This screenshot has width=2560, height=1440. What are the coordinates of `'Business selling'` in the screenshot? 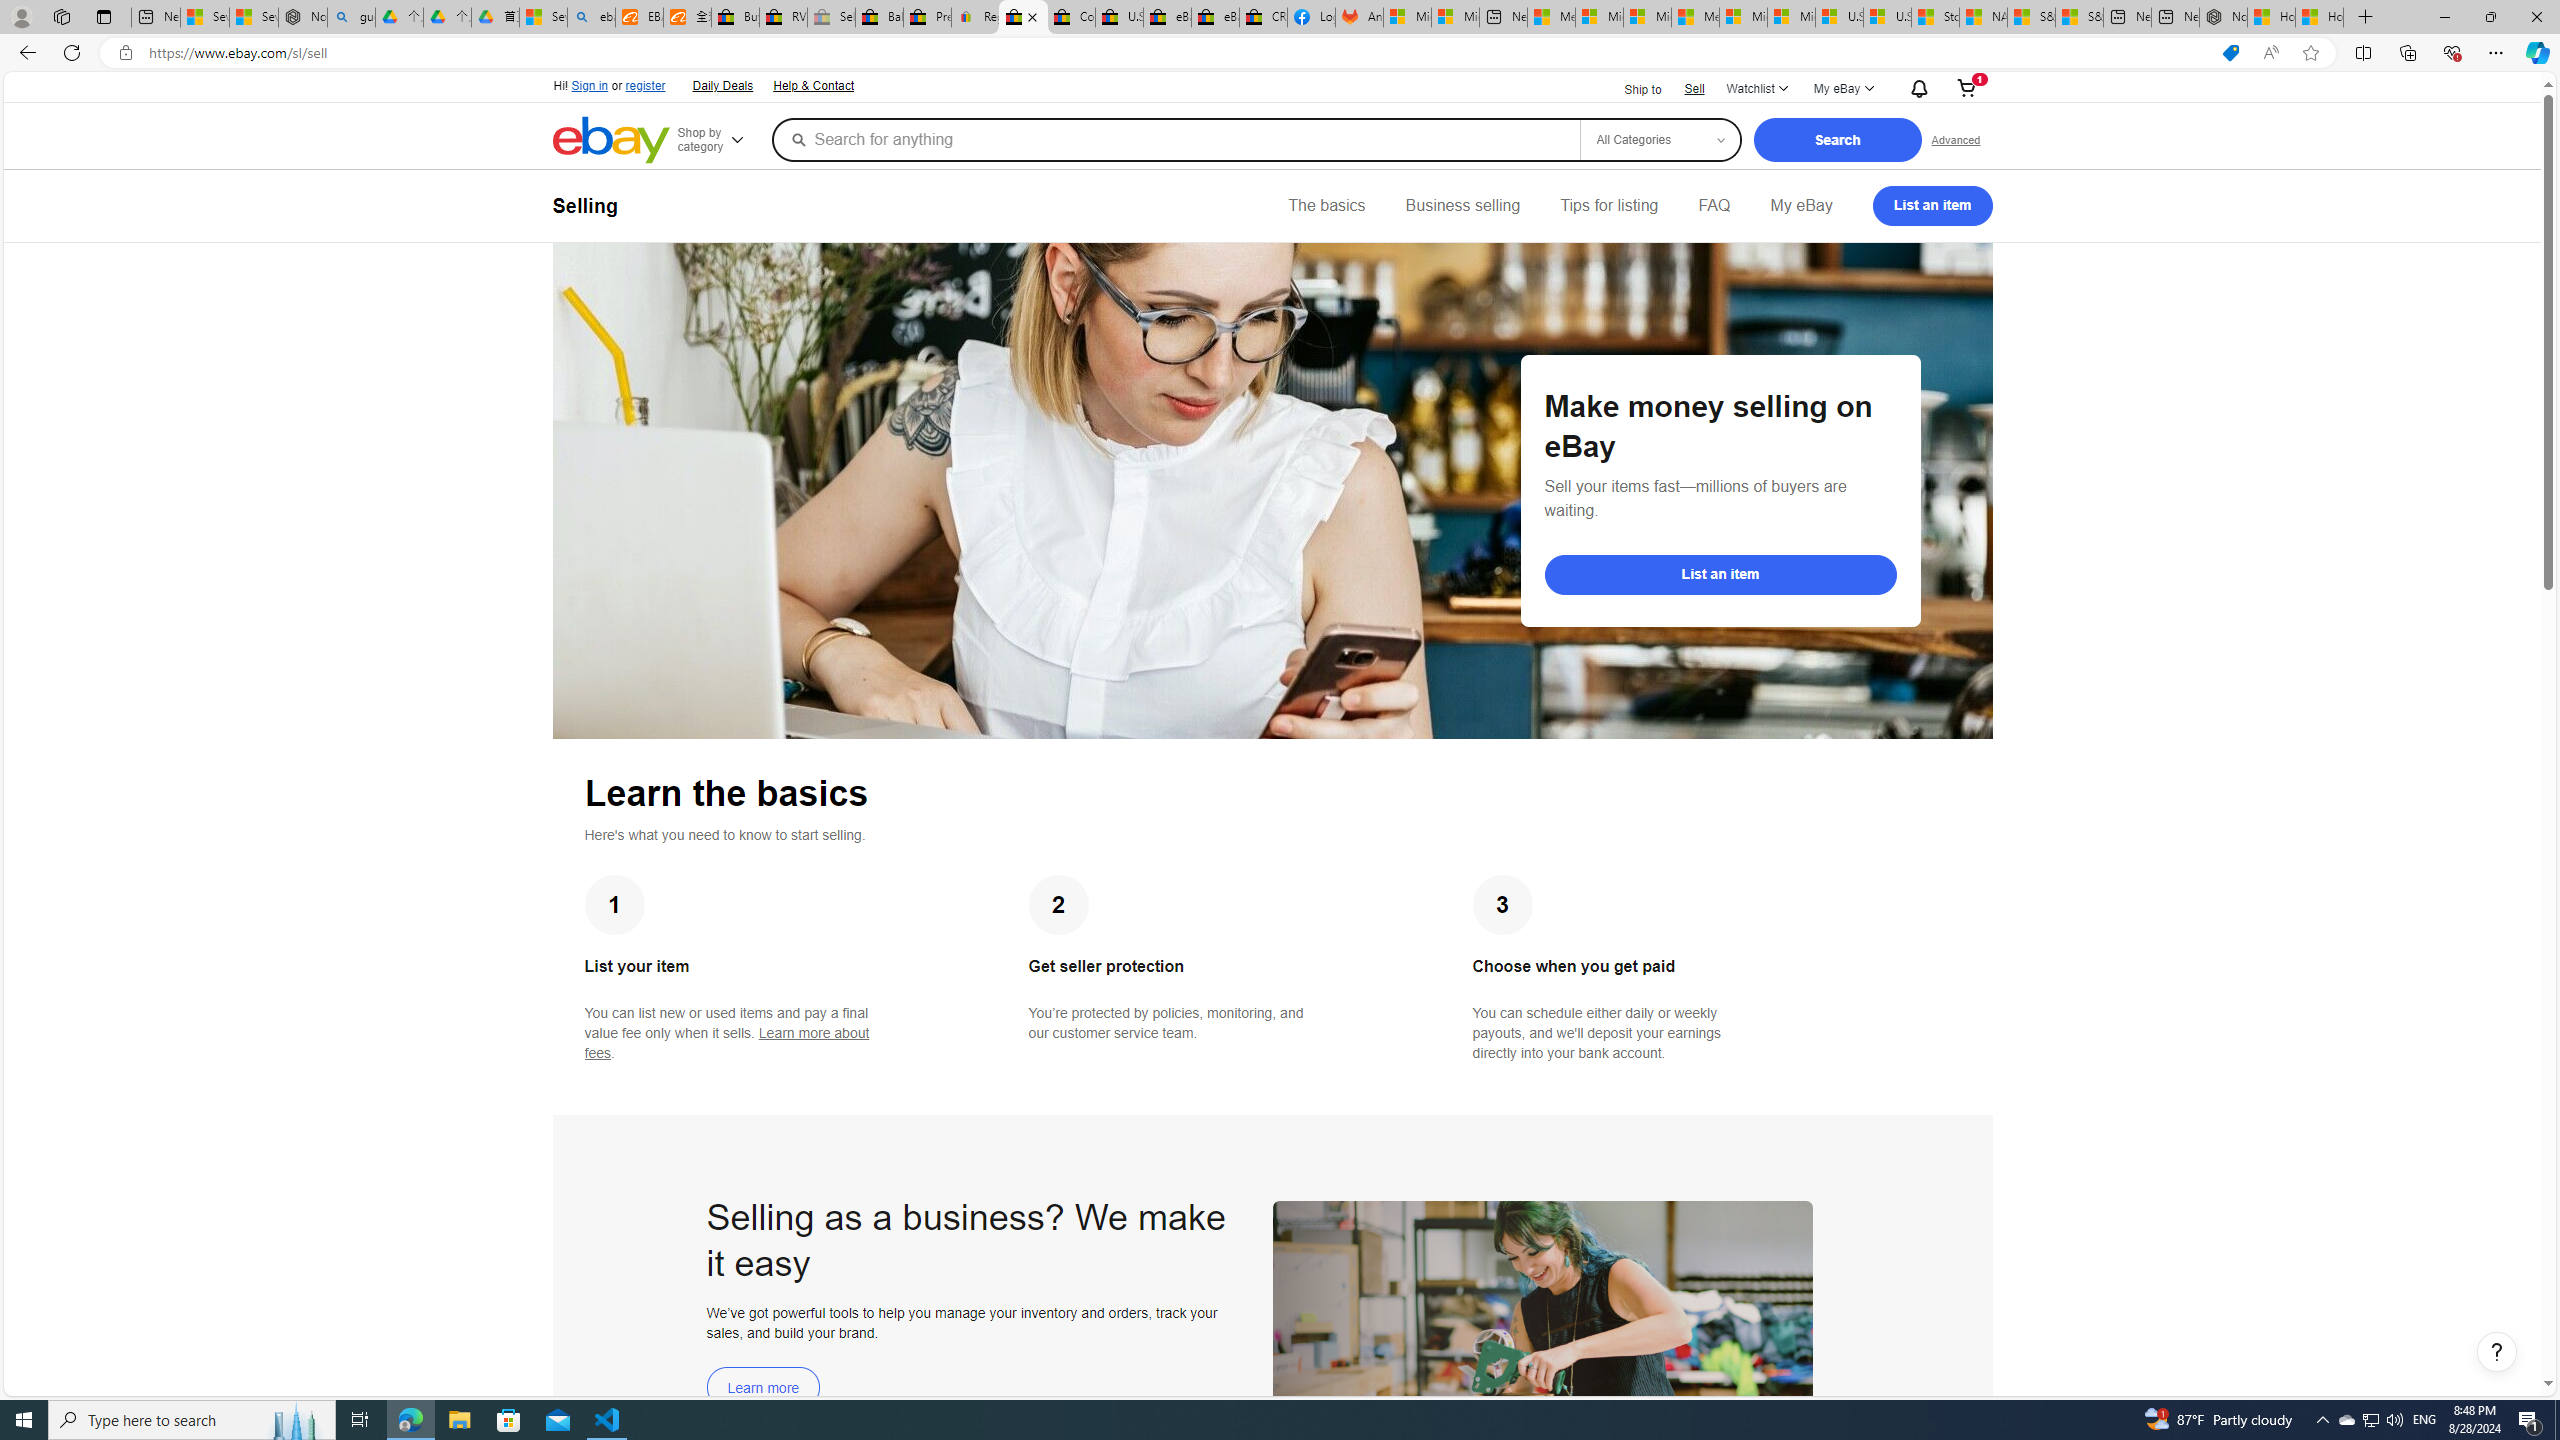 It's located at (1463, 204).